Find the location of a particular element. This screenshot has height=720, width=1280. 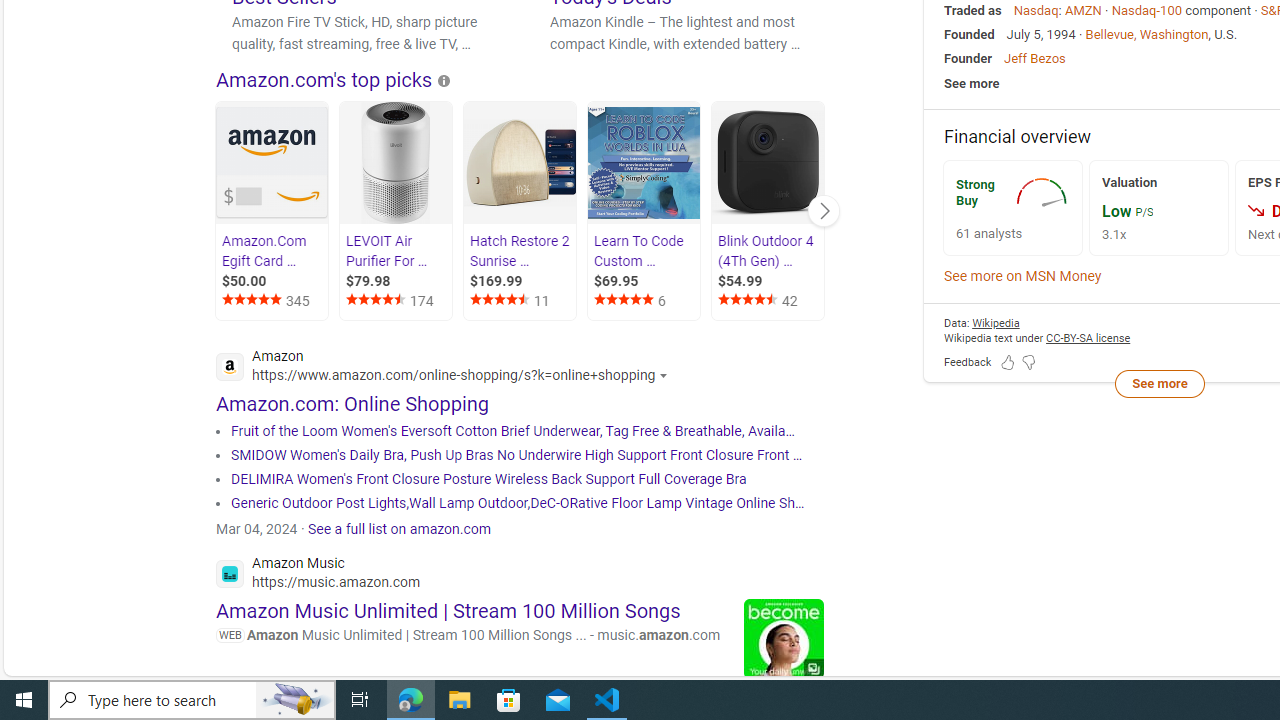

'Feedback Like' is located at coordinates (1008, 362).